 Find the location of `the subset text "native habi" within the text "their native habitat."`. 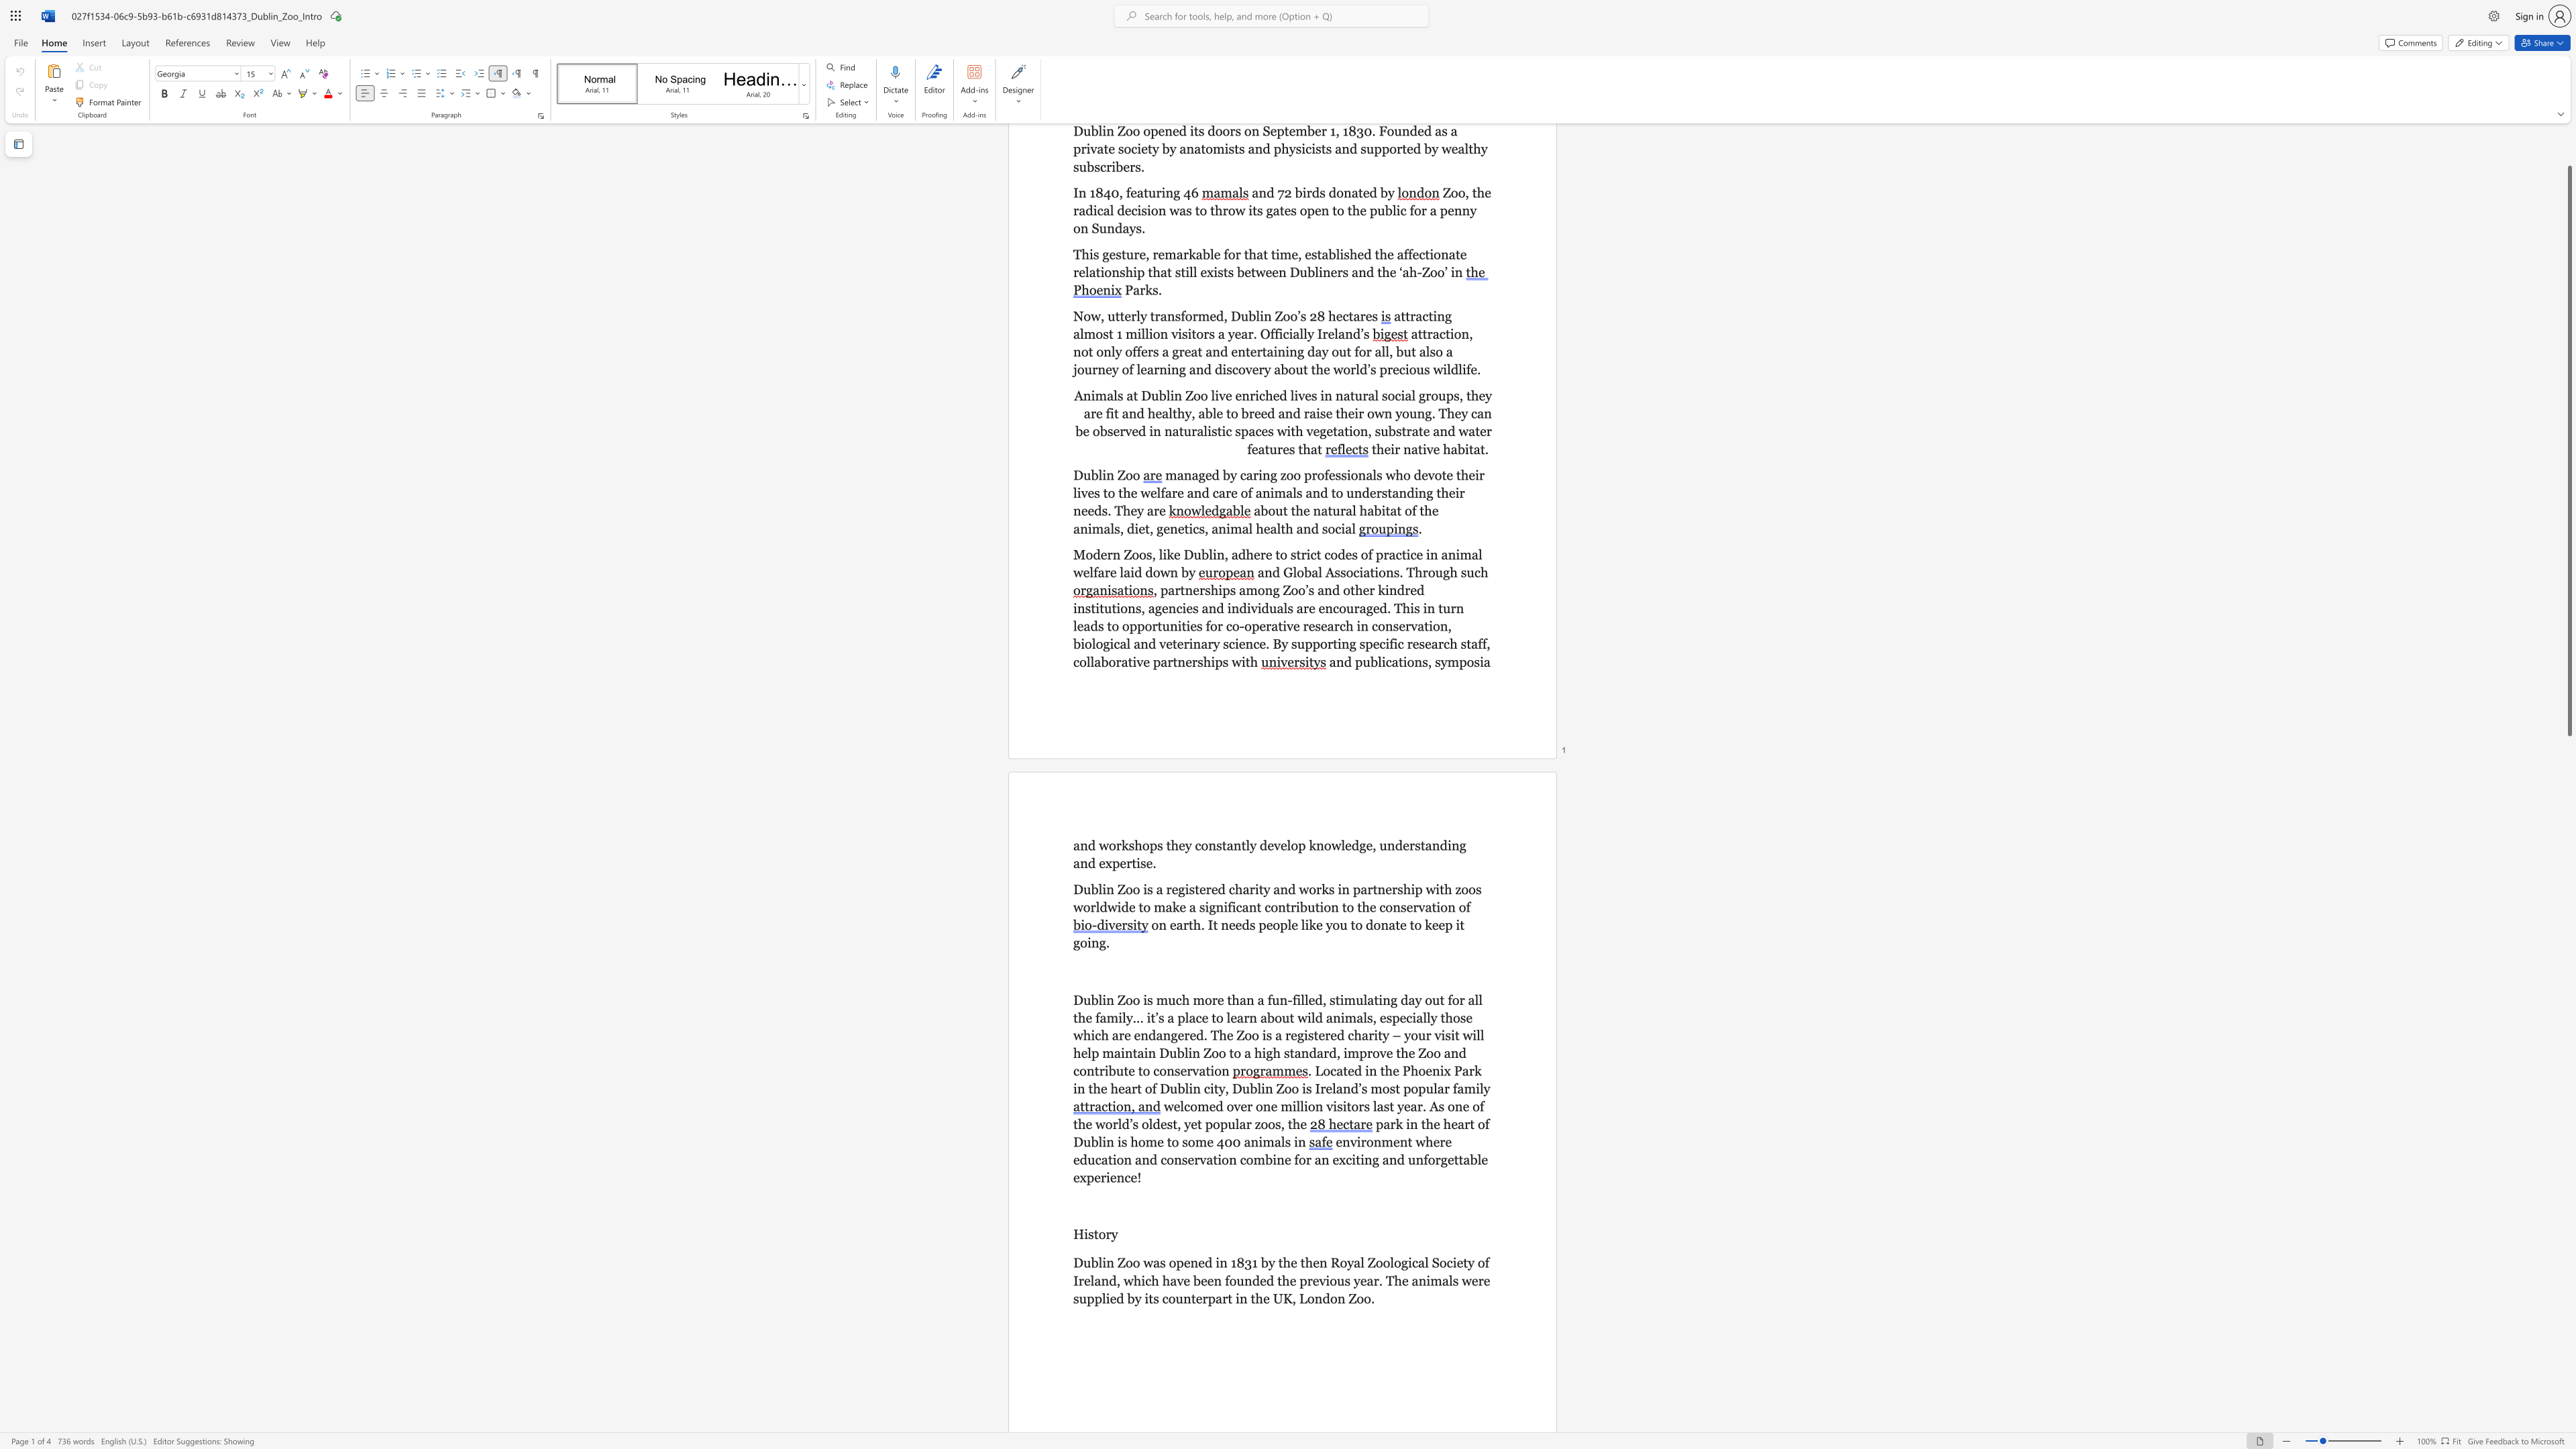

the subset text "native habi" within the text "their native habitat." is located at coordinates (1403, 448).